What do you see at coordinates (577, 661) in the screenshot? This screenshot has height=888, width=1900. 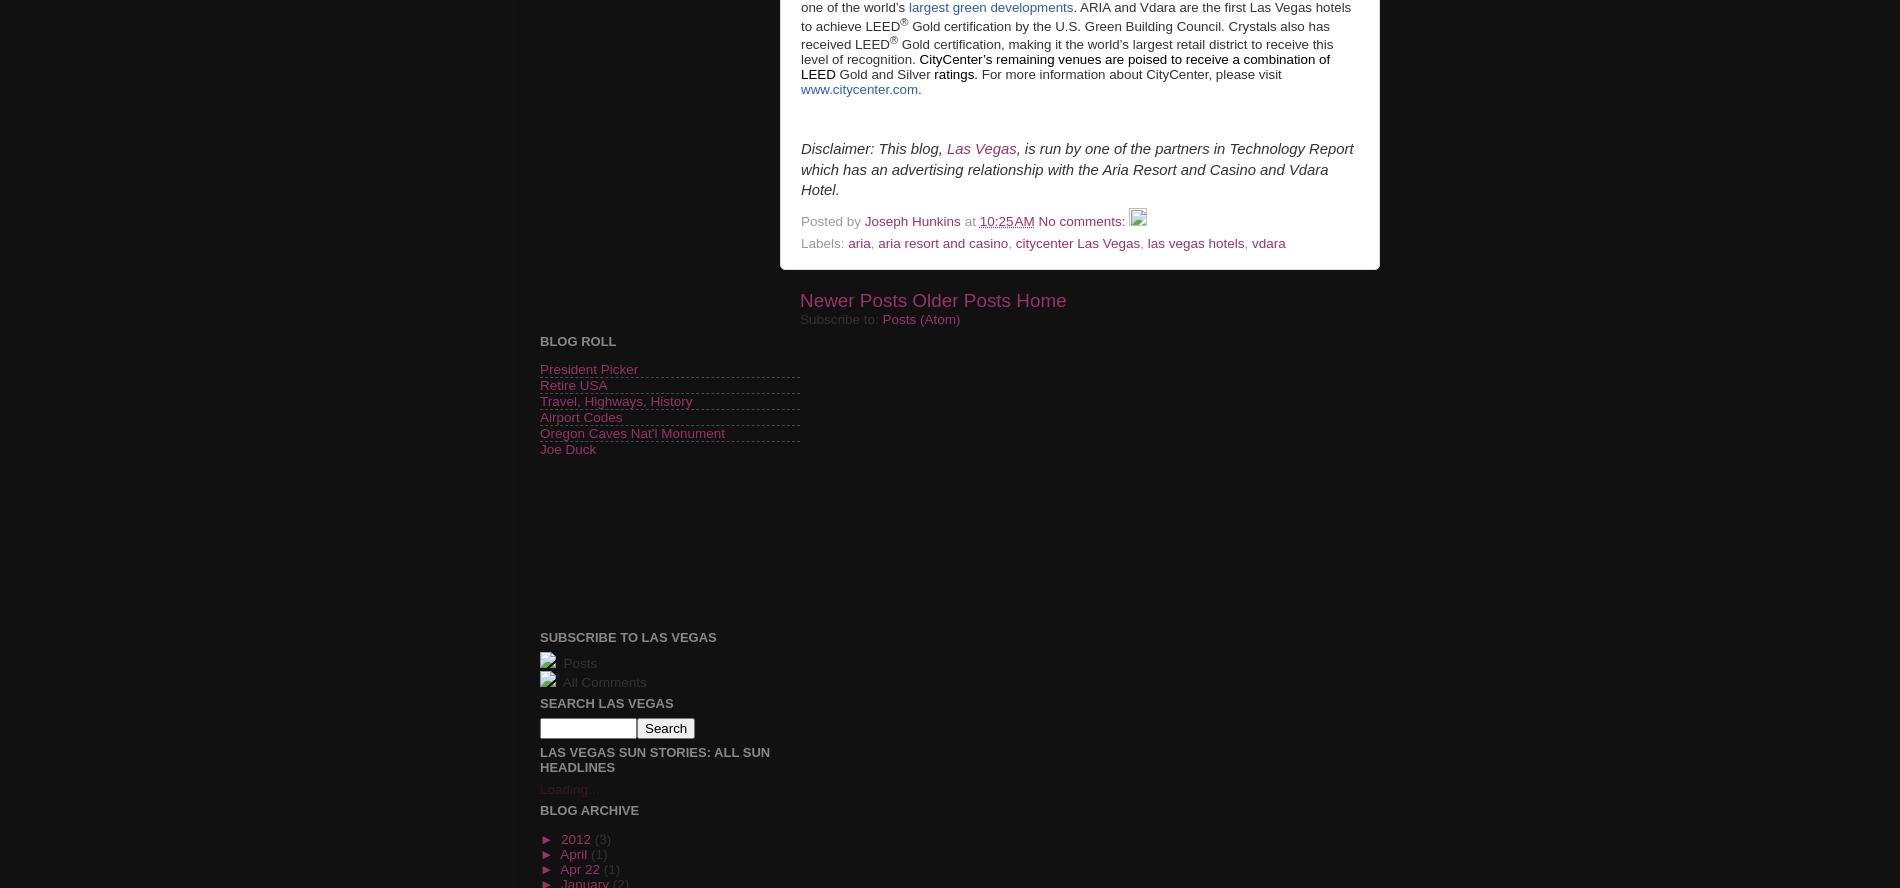 I see `'Posts'` at bounding box center [577, 661].